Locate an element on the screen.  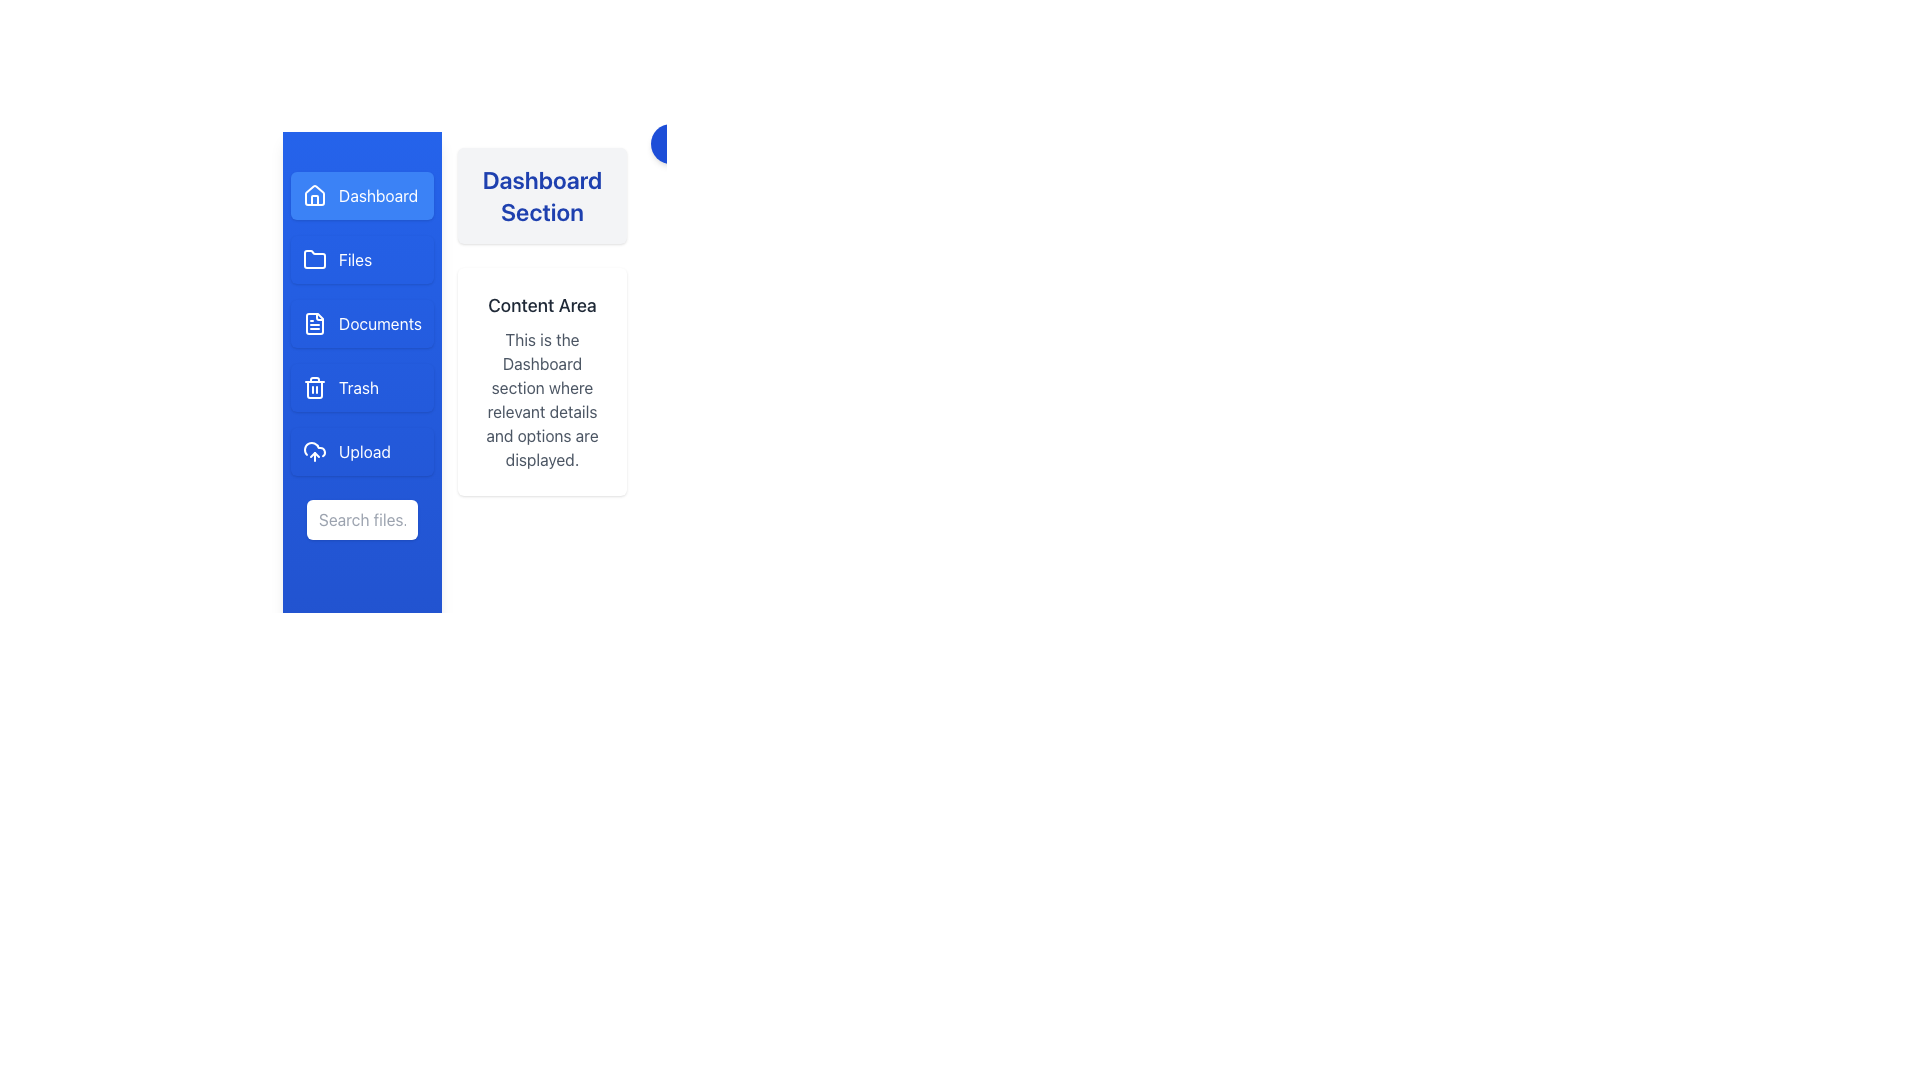
the document icon in the vertical navigation bar, which is characterized by a rectangular outline with a folded corner and inner lines resembling text is located at coordinates (314, 323).